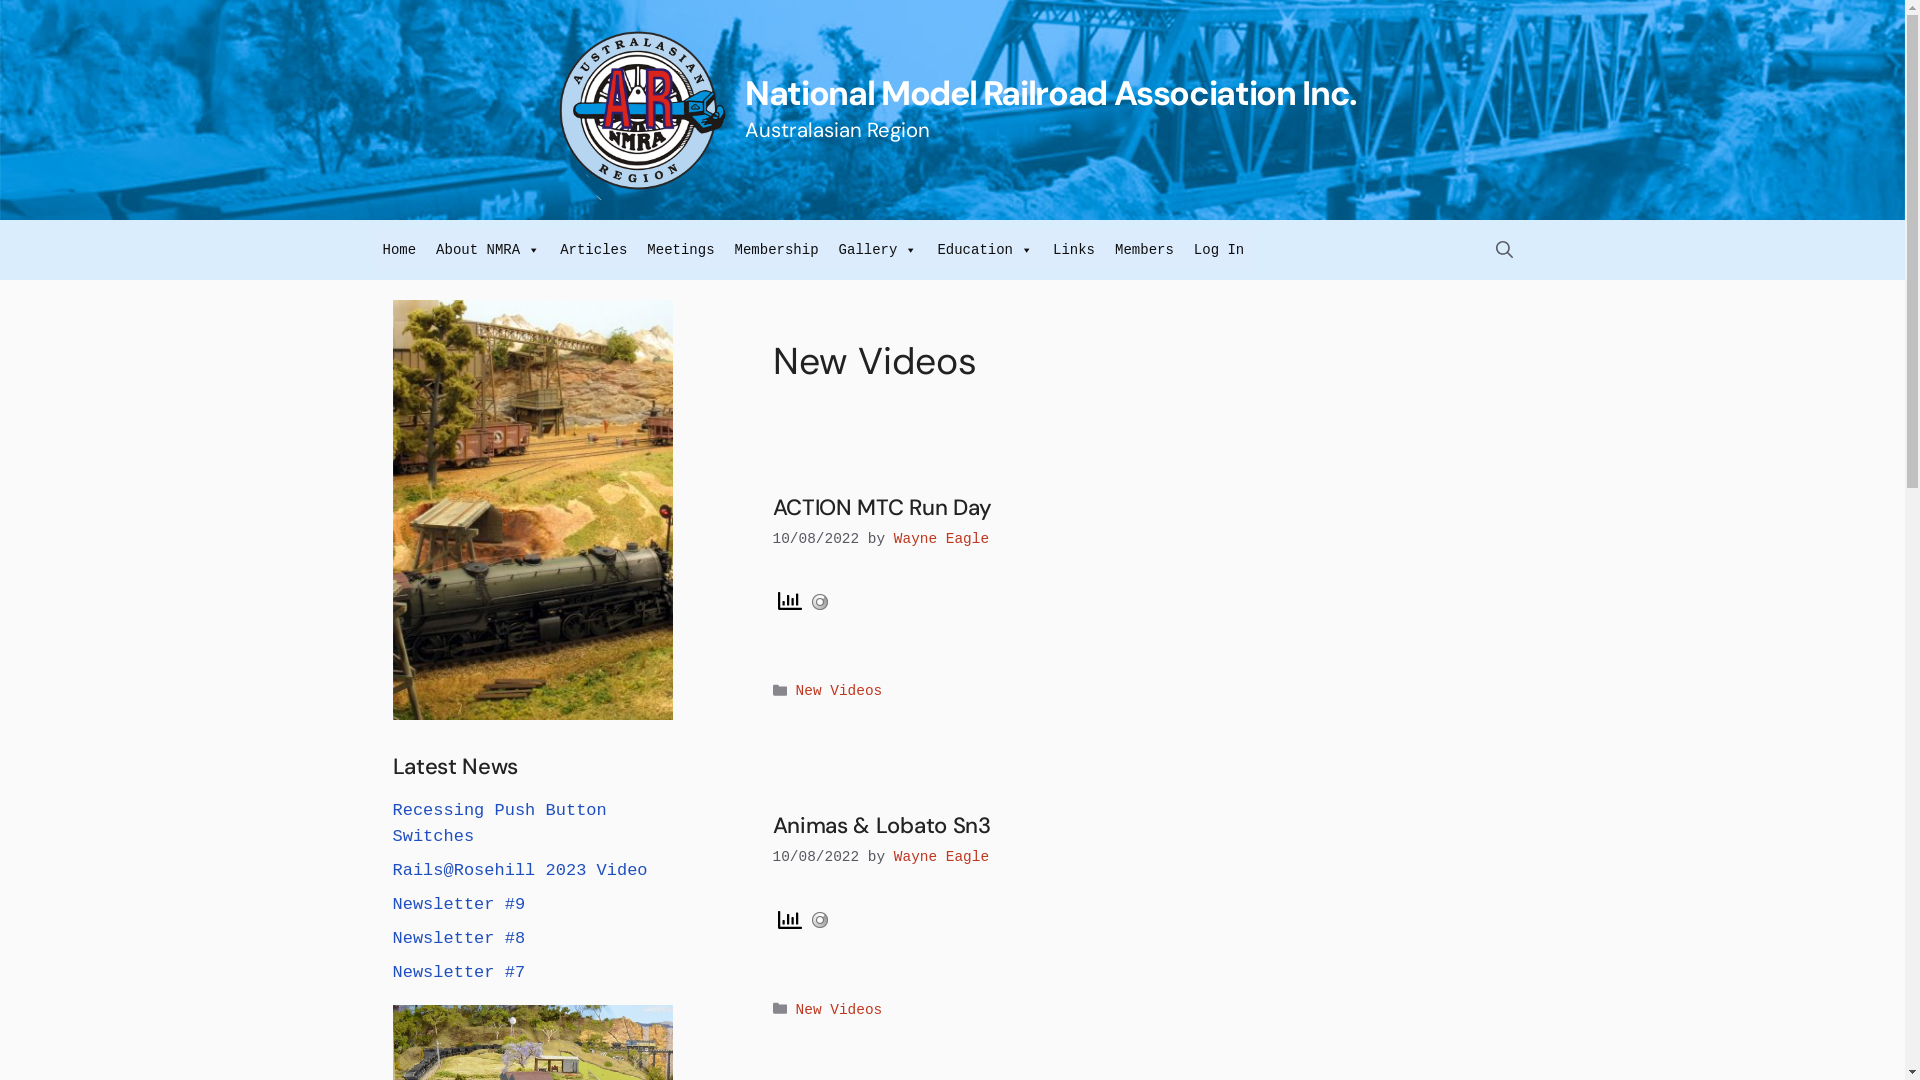  Describe the element at coordinates (392, 823) in the screenshot. I see `'Recessing Push Button Switches'` at that location.